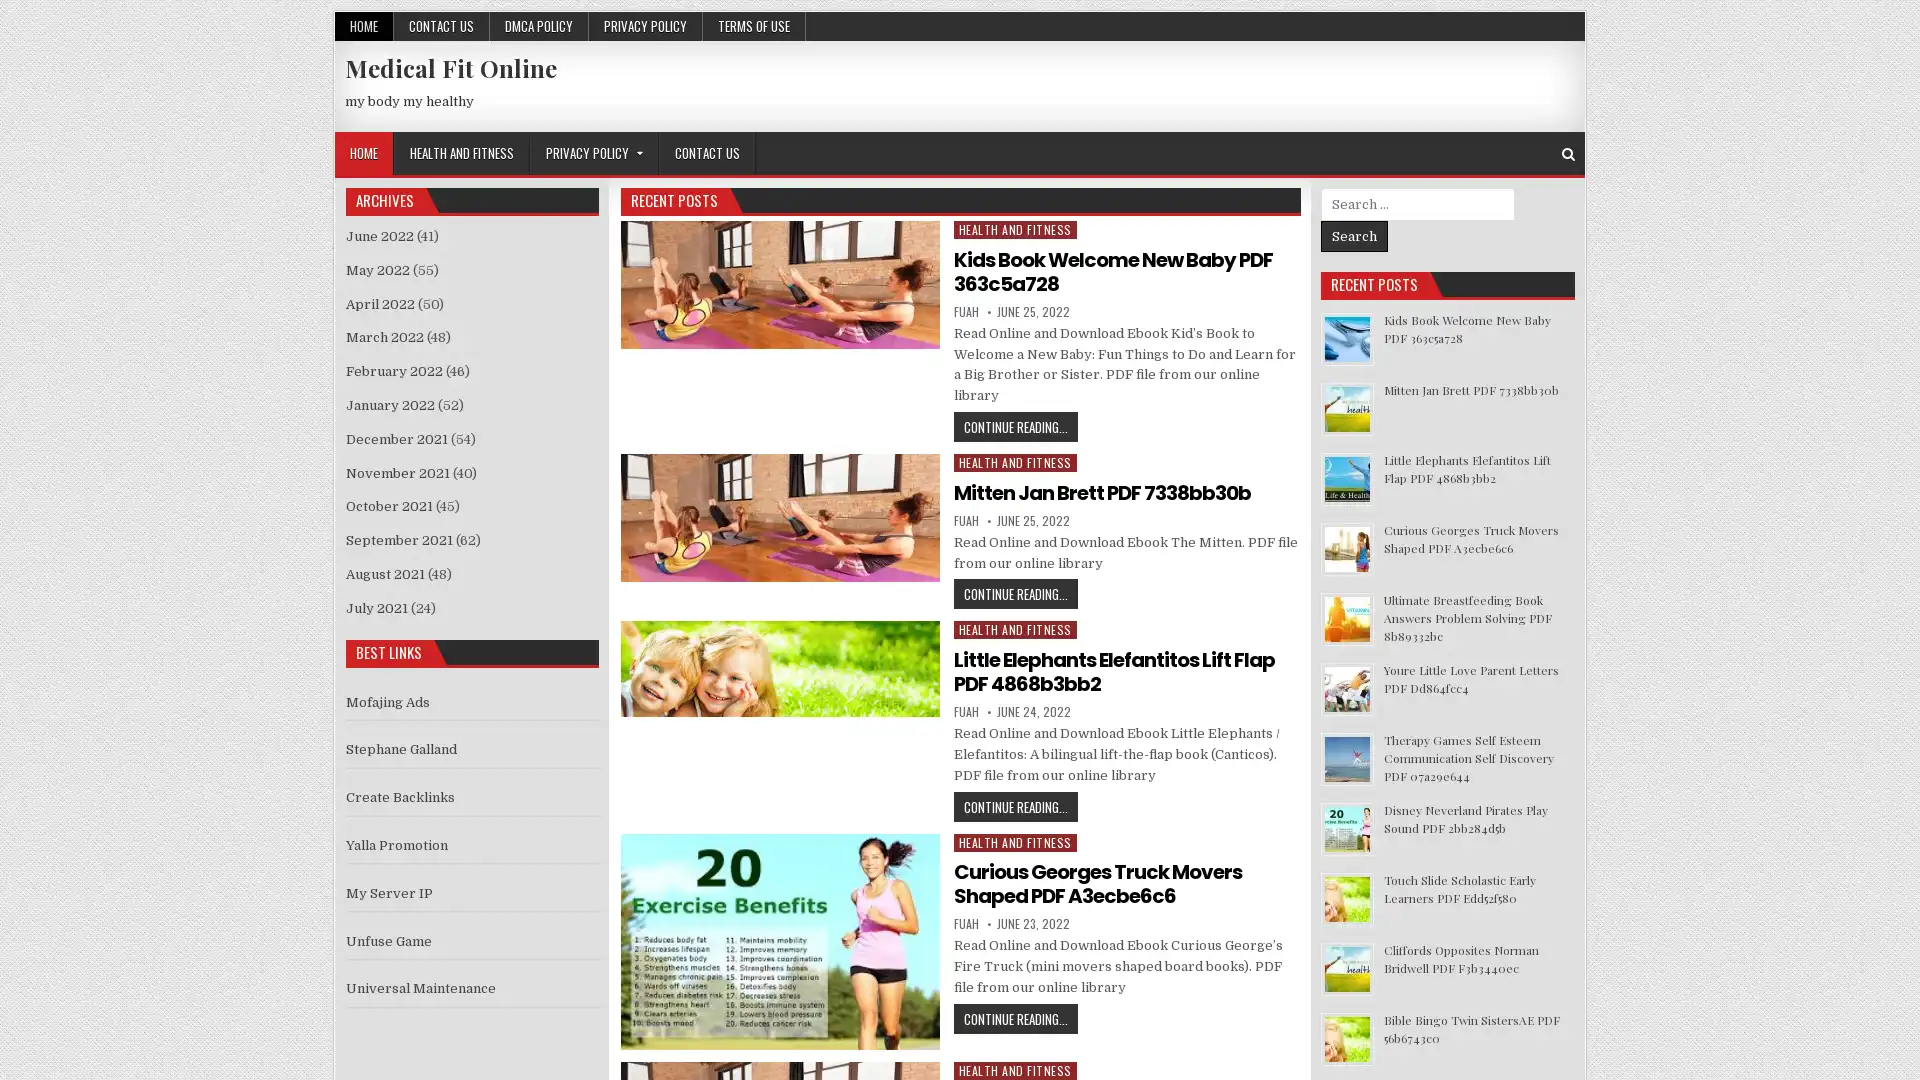 This screenshot has width=1920, height=1080. I want to click on Search, so click(1354, 235).